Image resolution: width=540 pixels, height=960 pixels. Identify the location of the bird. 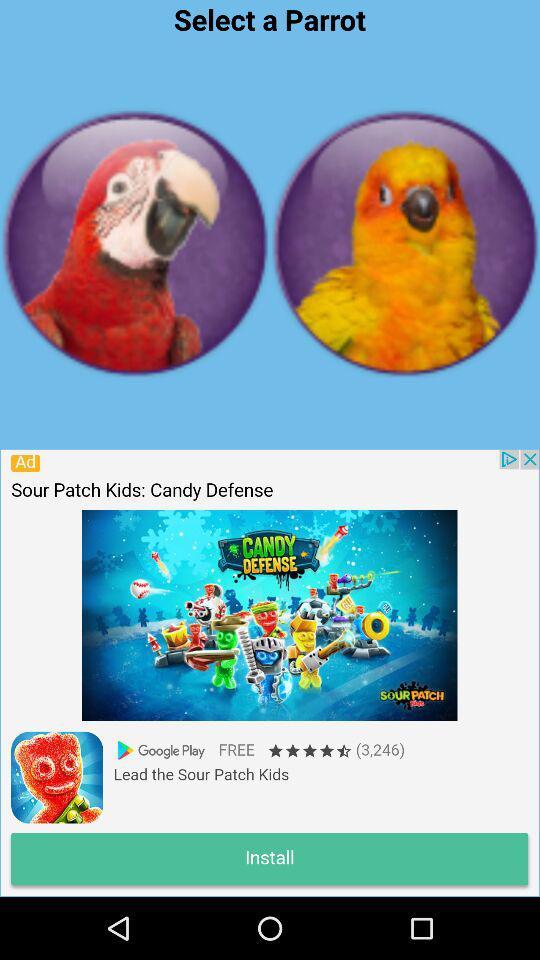
(405, 242).